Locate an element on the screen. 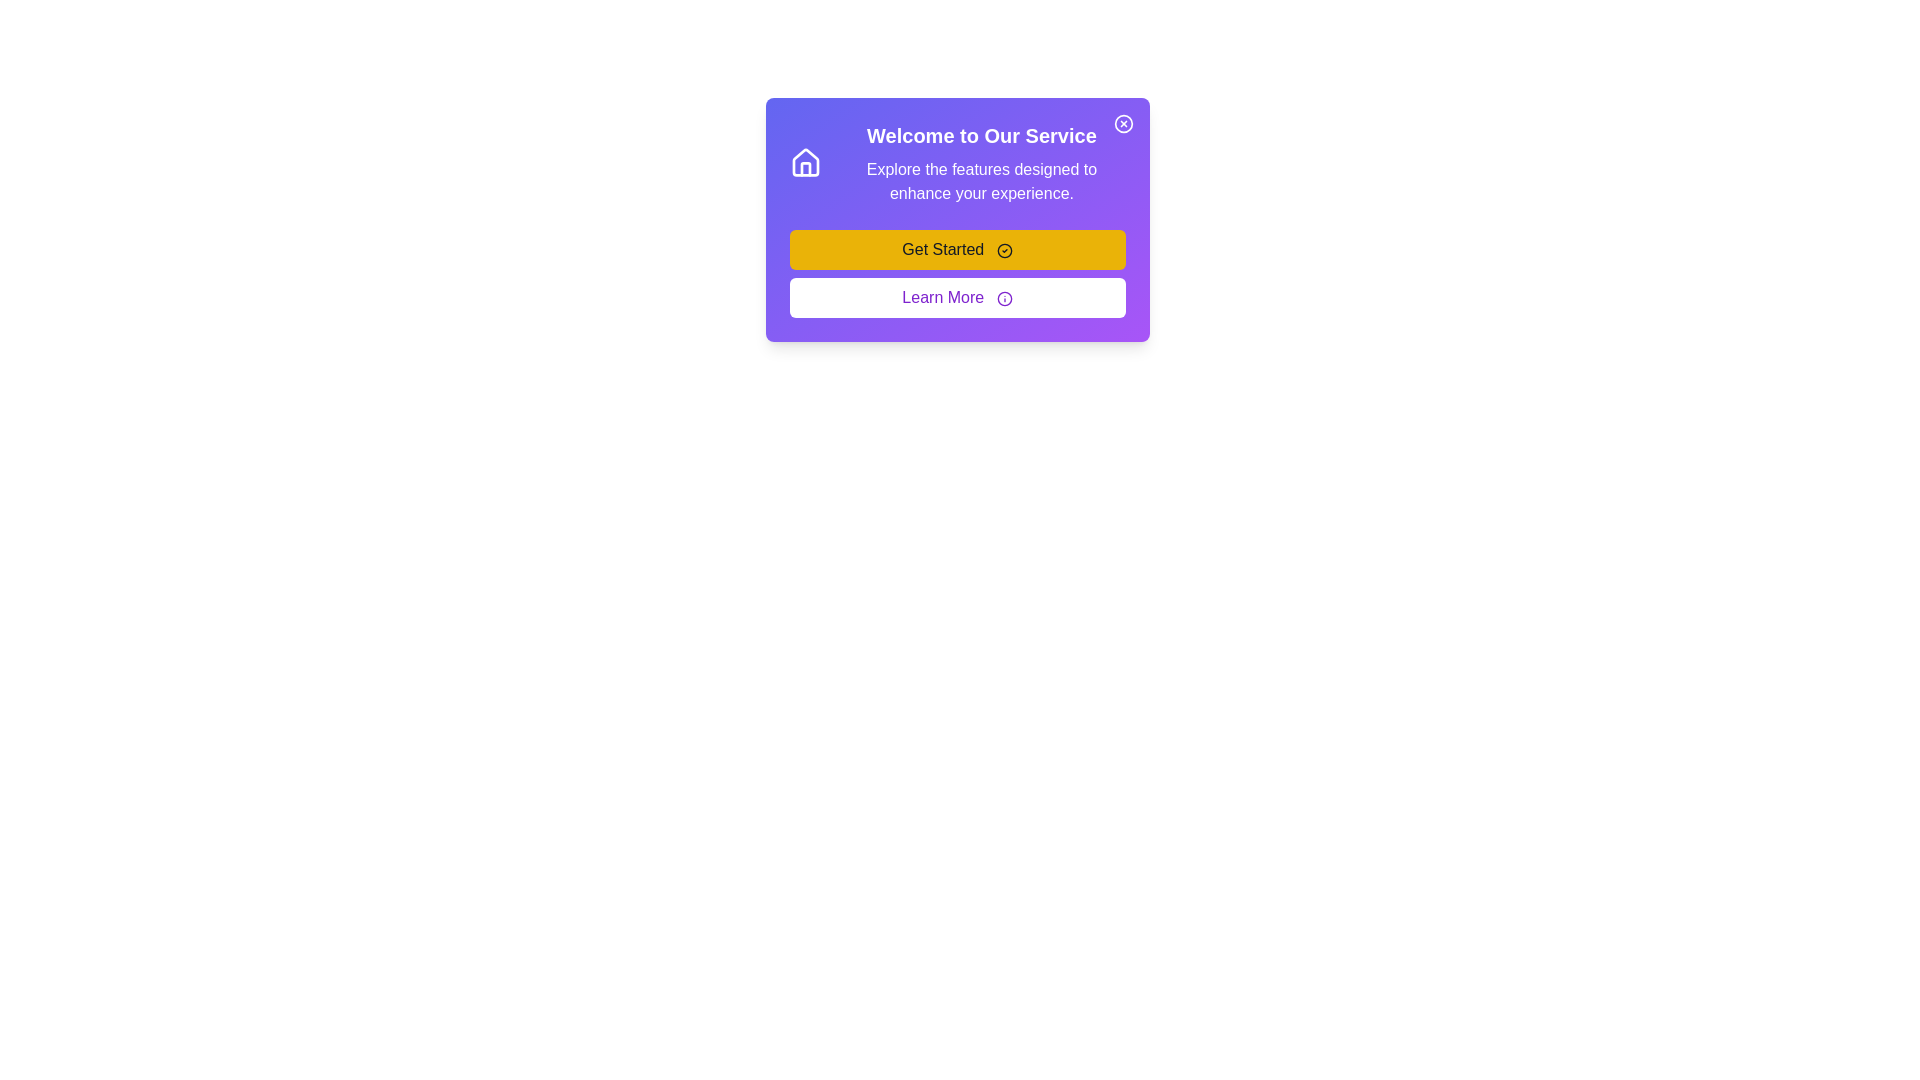 This screenshot has width=1920, height=1080. the small circular close button with a purple background and white 'X' symbol located in the top-right corner of the card titled 'Welcome to Our Service' is located at coordinates (1123, 123).